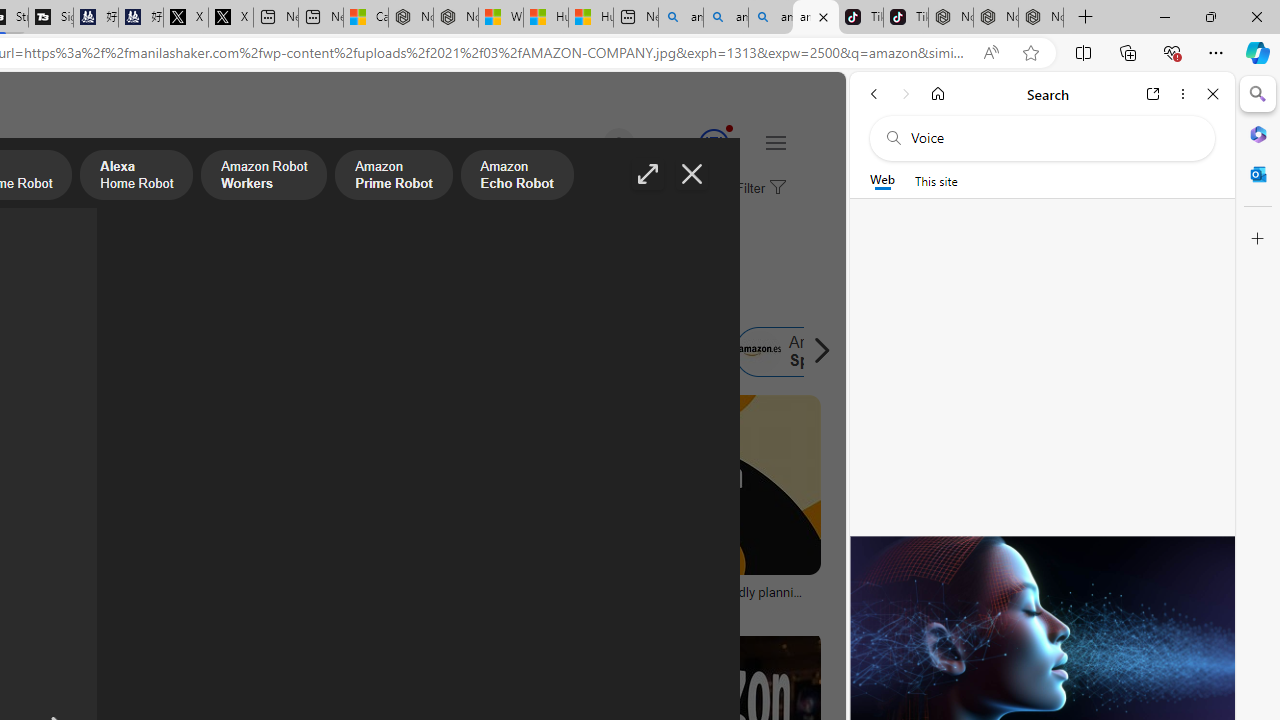 This screenshot has height=720, width=1280. What do you see at coordinates (757, 189) in the screenshot?
I see `'Filter'` at bounding box center [757, 189].